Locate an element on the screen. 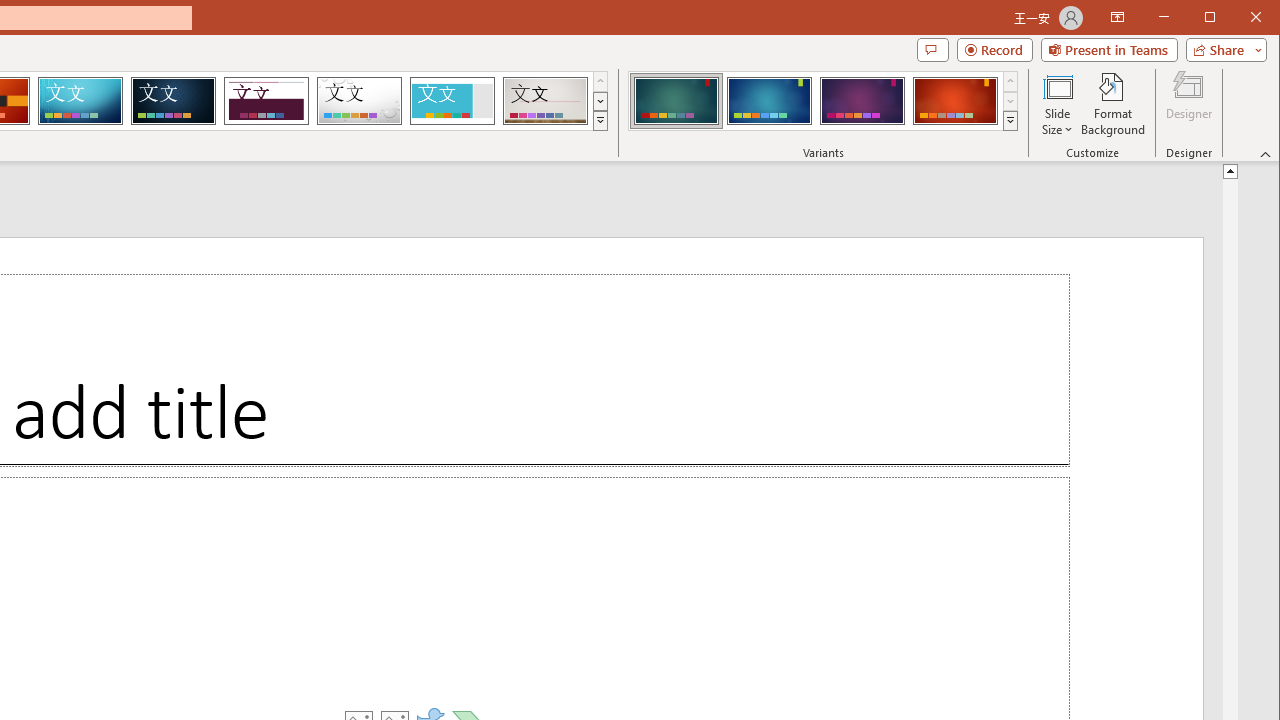 This screenshot has height=720, width=1280. 'Ion Variant 1' is located at coordinates (676, 100).